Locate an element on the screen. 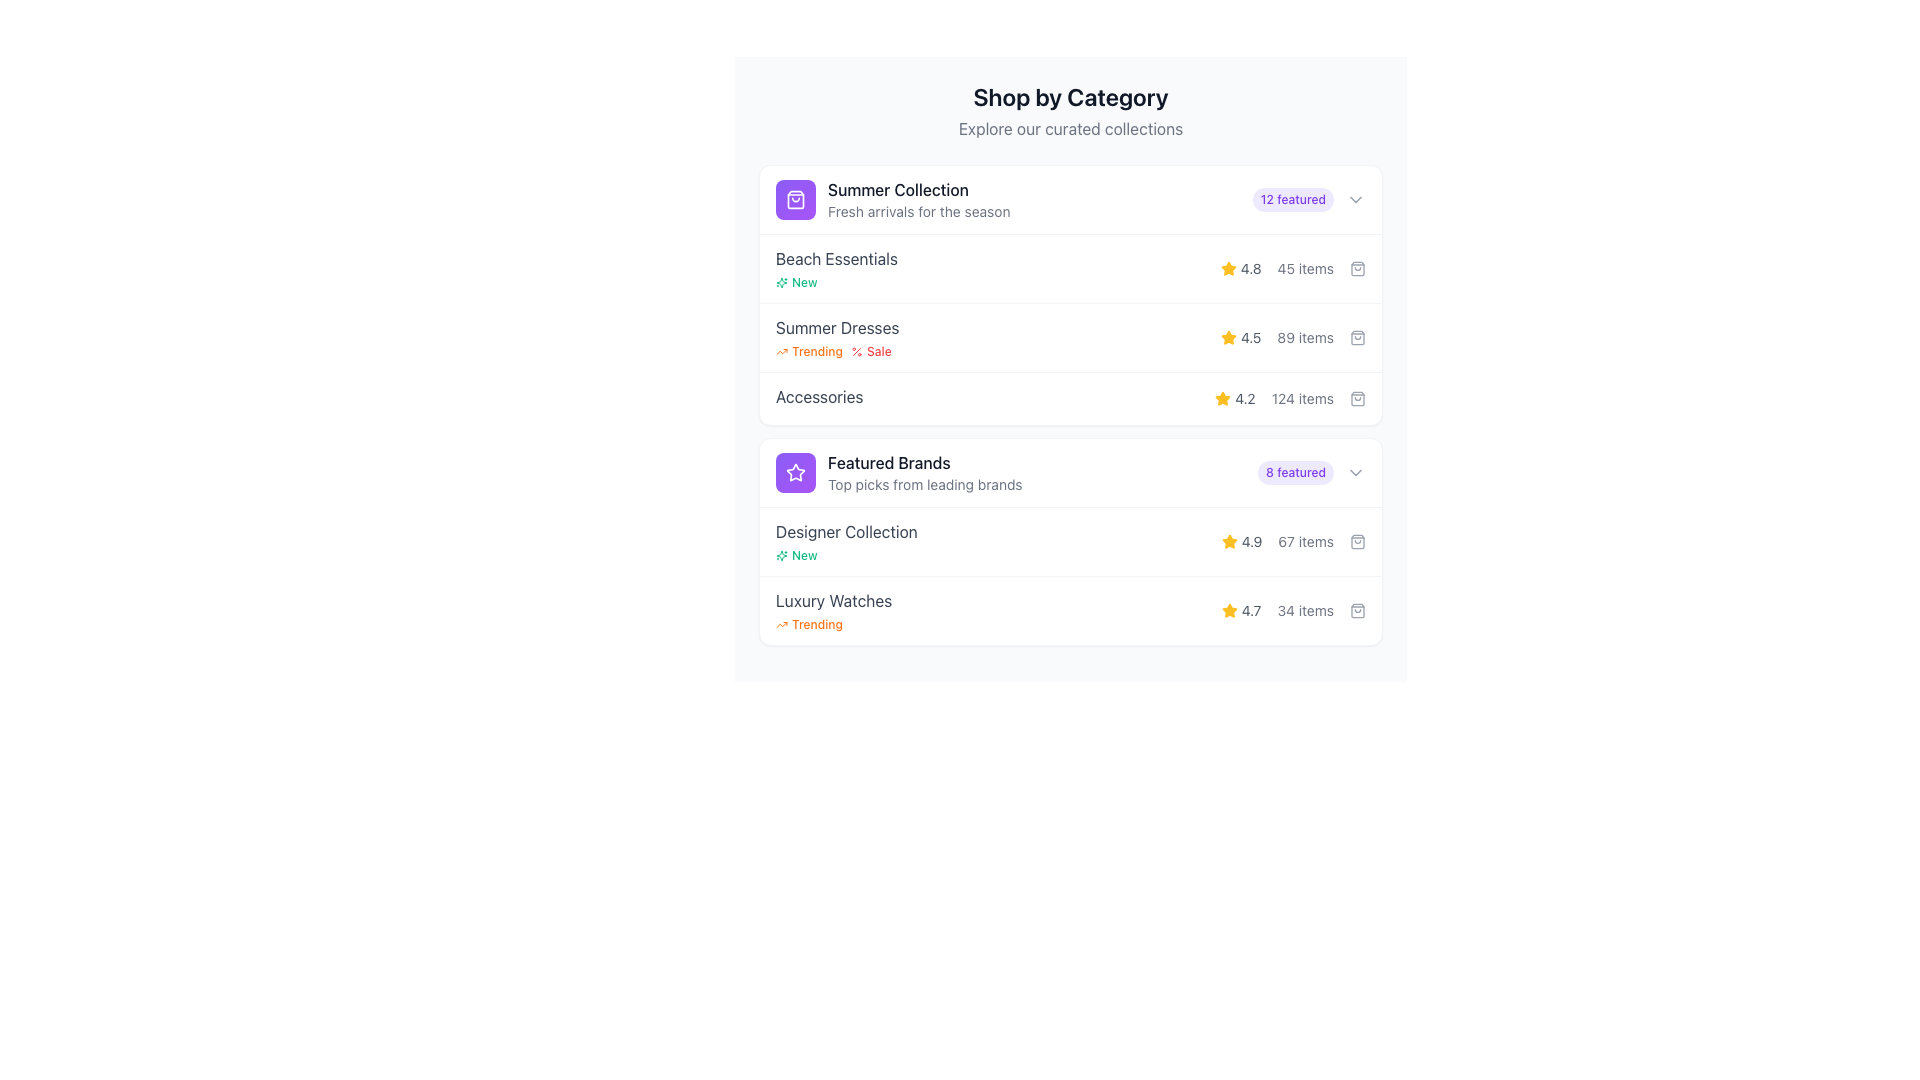 The image size is (1920, 1080). the label displaying '34 items' in small gray font located at the bottom-right corner of the UI elements group is located at coordinates (1305, 609).